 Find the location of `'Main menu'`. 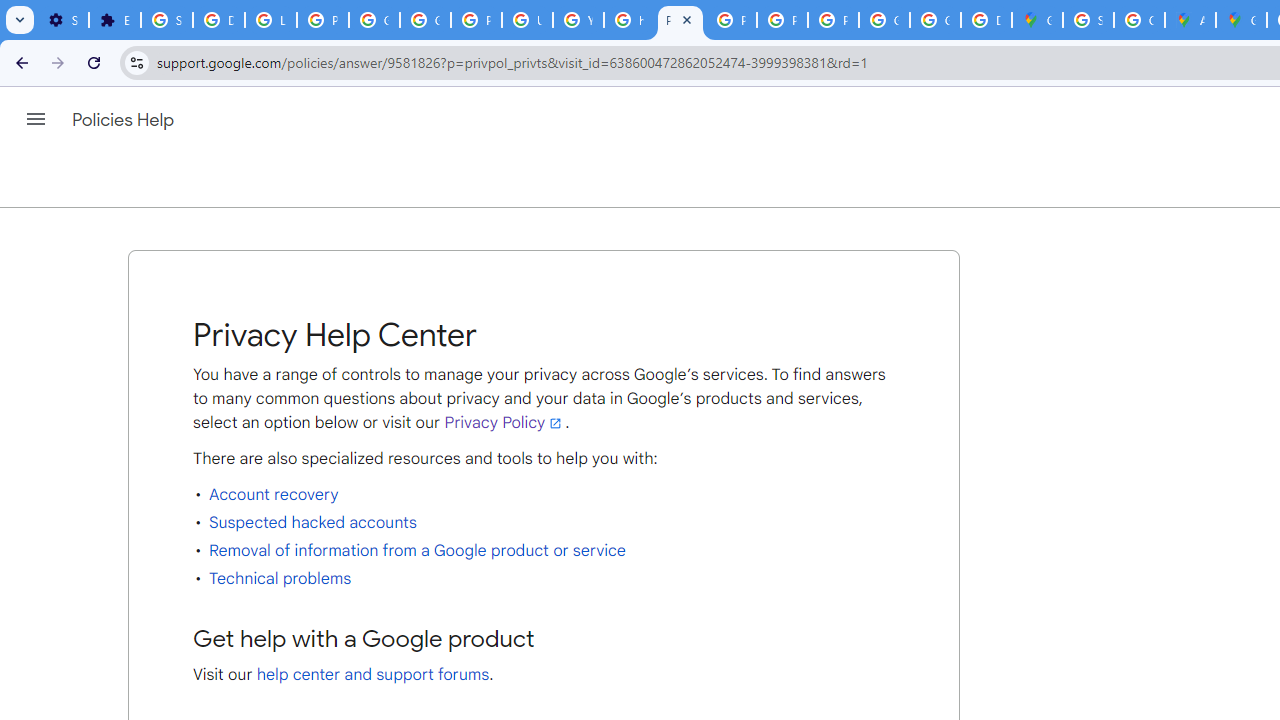

'Main menu' is located at coordinates (35, 119).